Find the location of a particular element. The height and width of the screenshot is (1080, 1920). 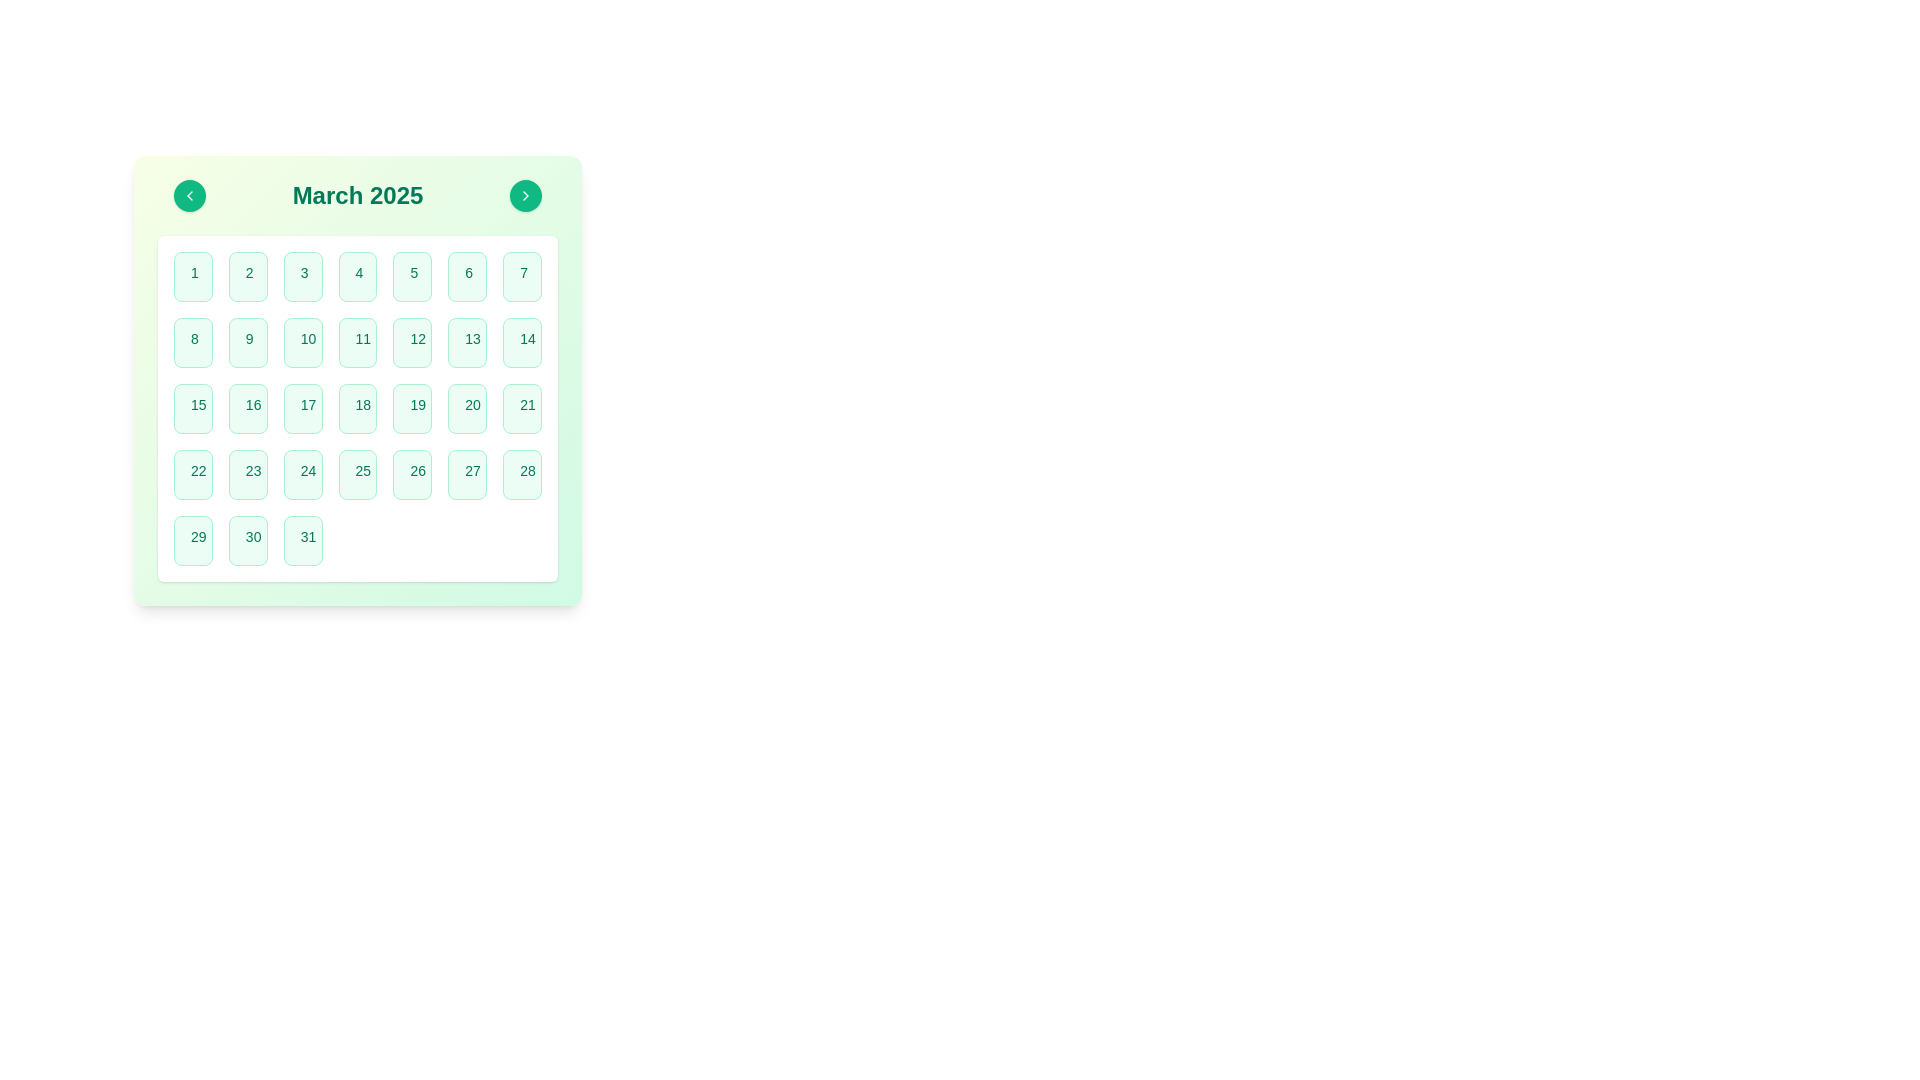

the calendar day tile displaying the number '19' with a green background is located at coordinates (411, 407).